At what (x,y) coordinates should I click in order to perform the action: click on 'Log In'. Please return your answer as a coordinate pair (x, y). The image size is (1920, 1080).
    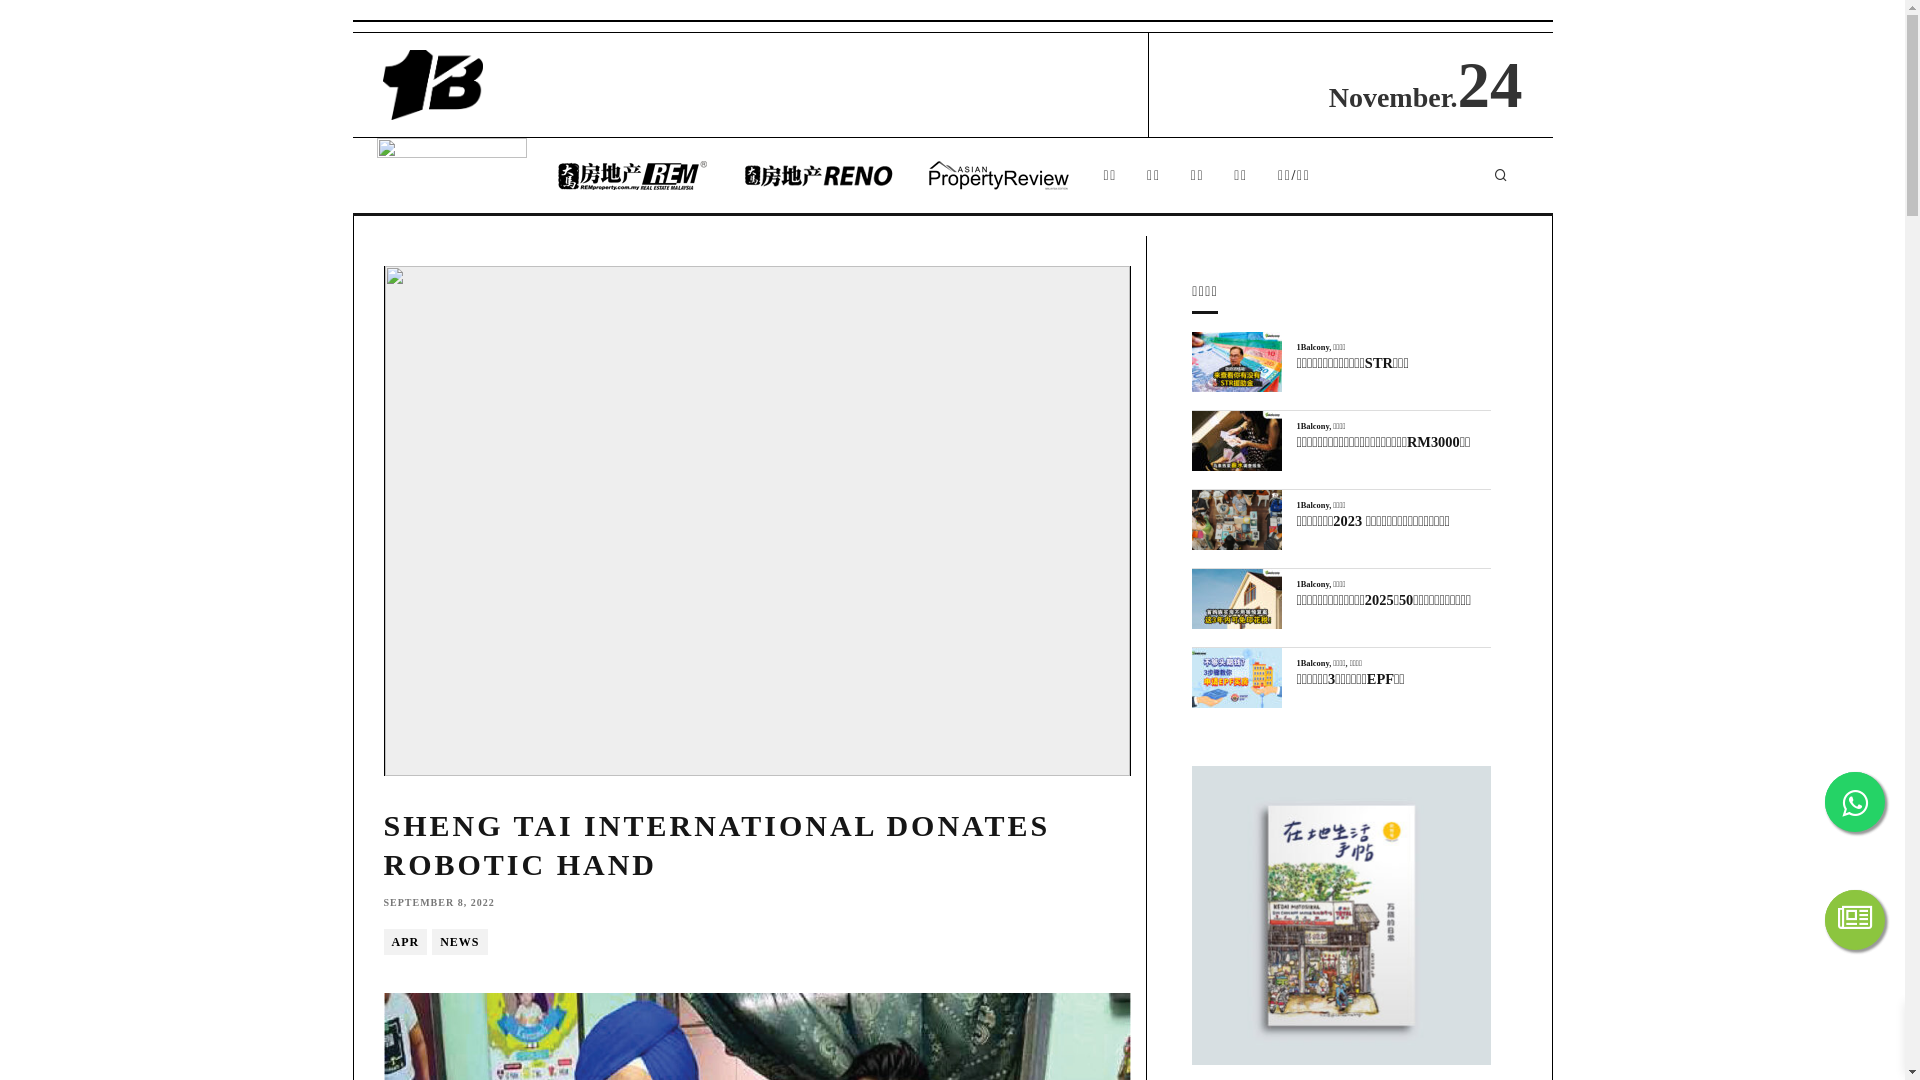
    Looking at the image, I should click on (828, 525).